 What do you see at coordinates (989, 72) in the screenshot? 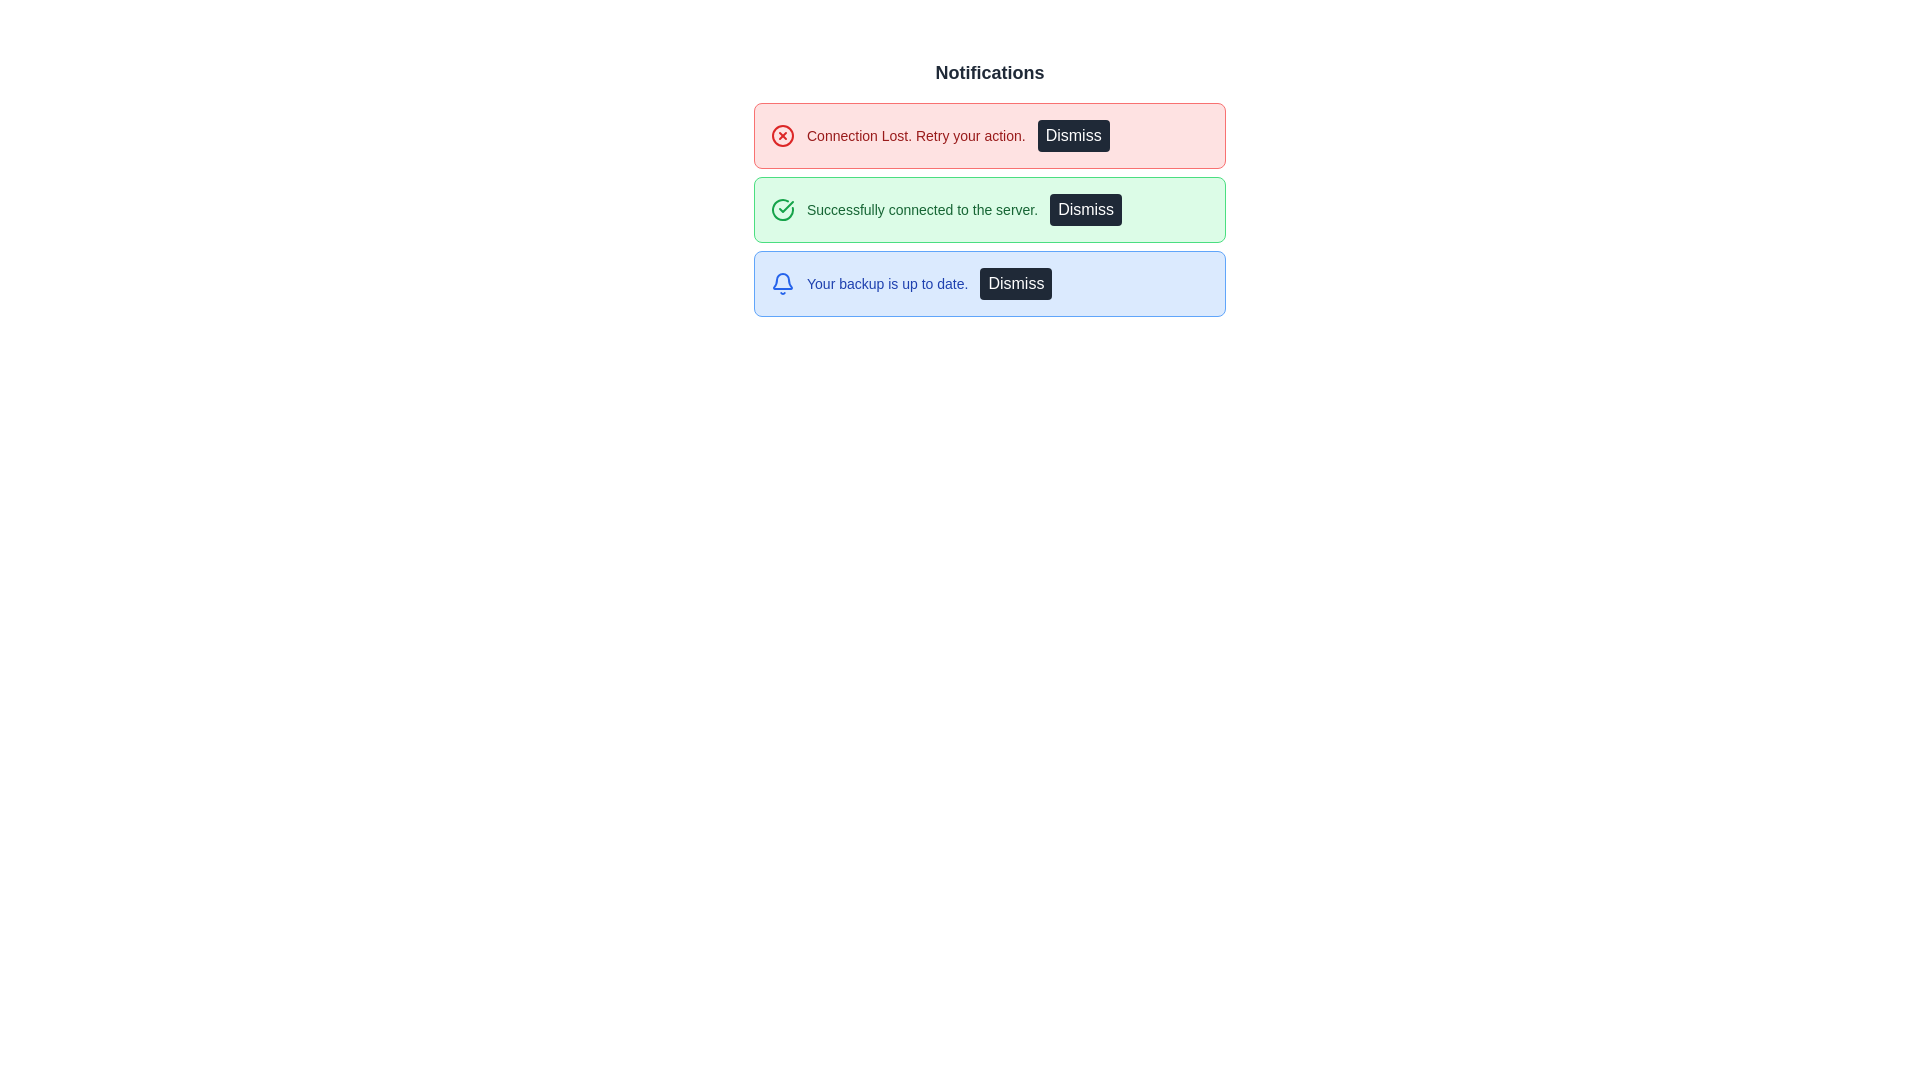
I see `the Heading or Label that serves as the title for the notifications section, which is positioned at the top of the notifications area and is centered horizontally` at bounding box center [989, 72].